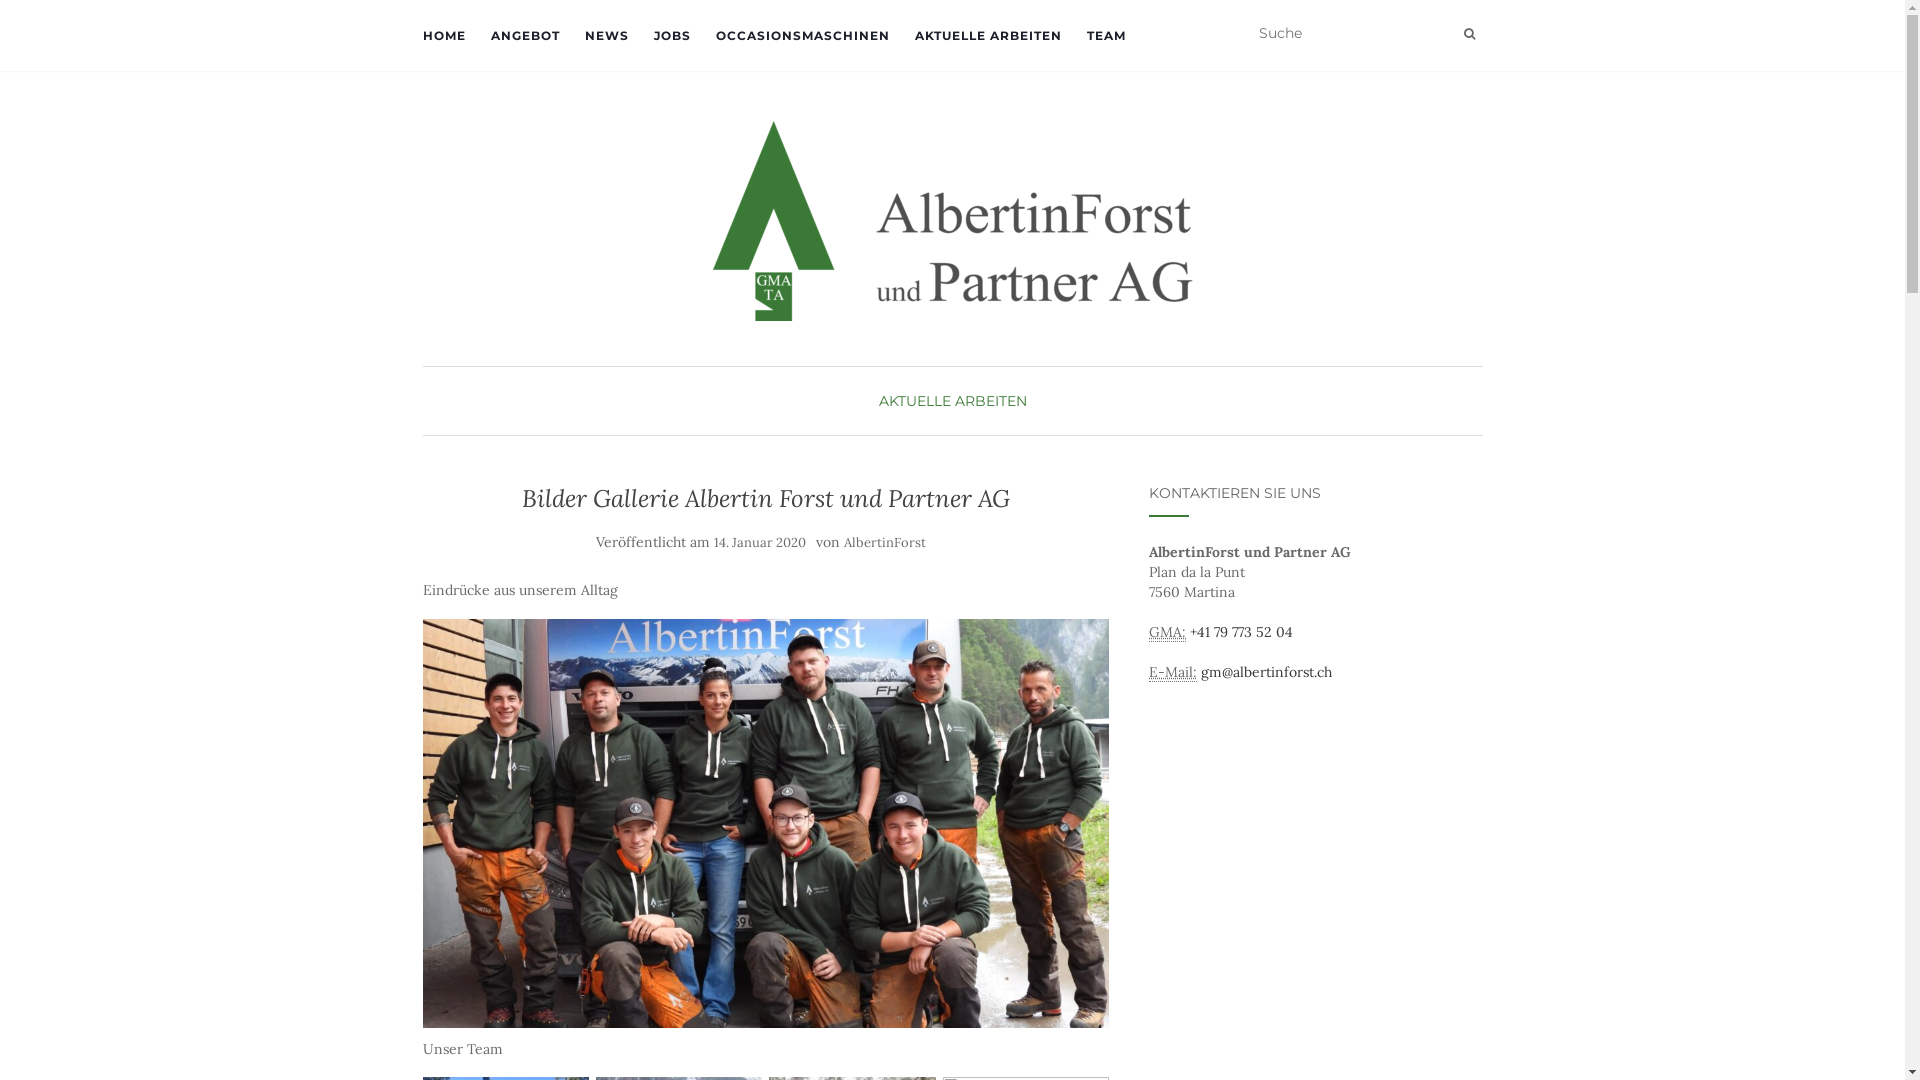  Describe the element at coordinates (802, 35) in the screenshot. I see `'OCCASIONSMASCHINEN'` at that location.